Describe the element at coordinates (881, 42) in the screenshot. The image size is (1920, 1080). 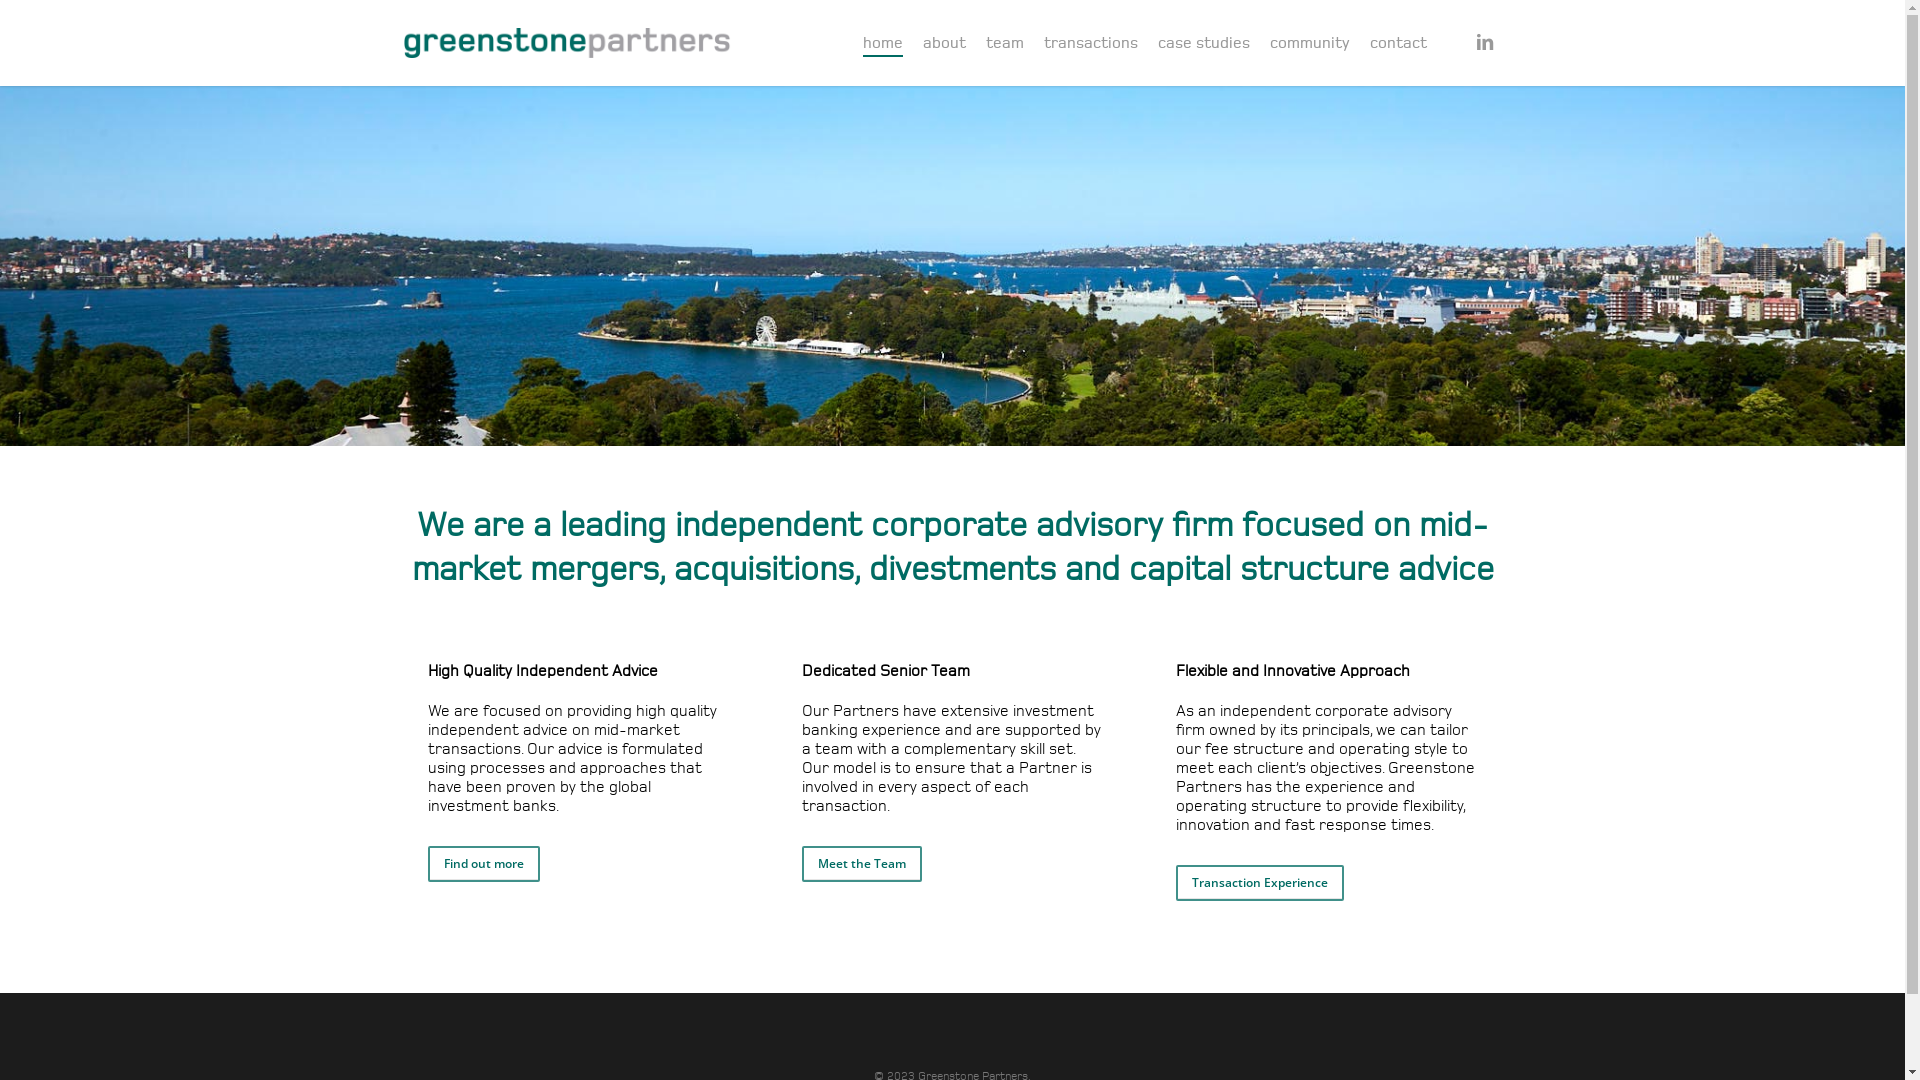
I see `'home'` at that location.